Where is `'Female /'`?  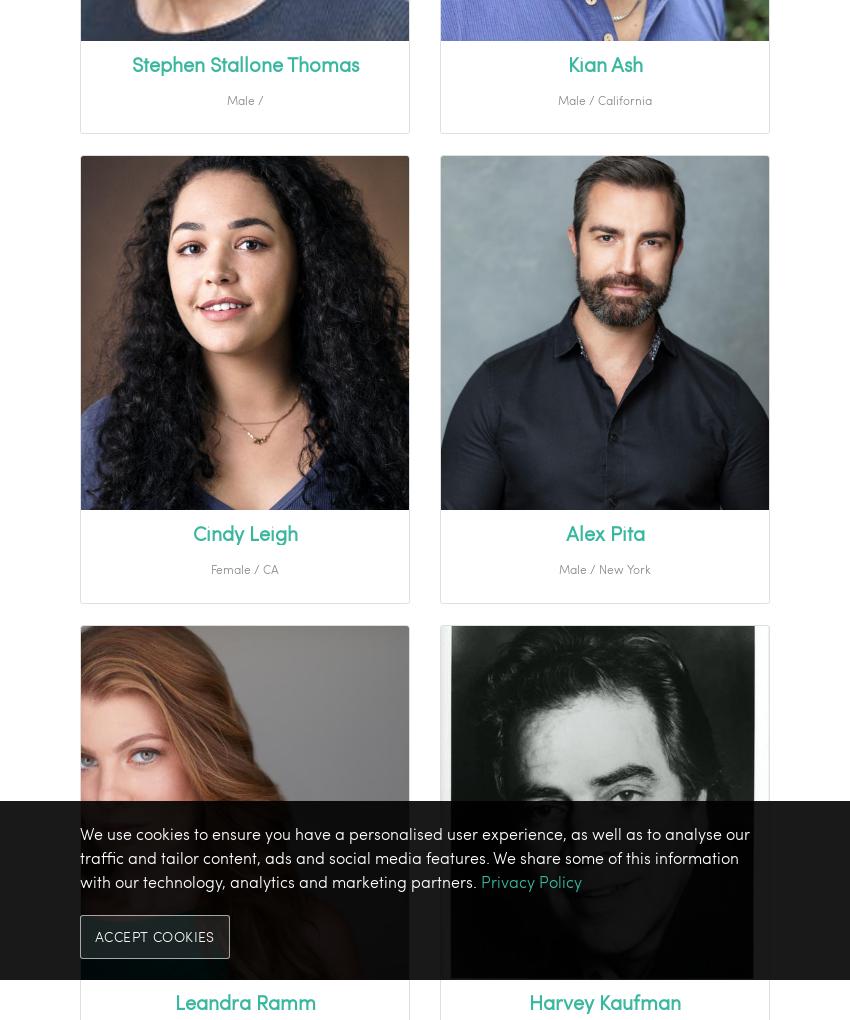 'Female /' is located at coordinates (235, 568).